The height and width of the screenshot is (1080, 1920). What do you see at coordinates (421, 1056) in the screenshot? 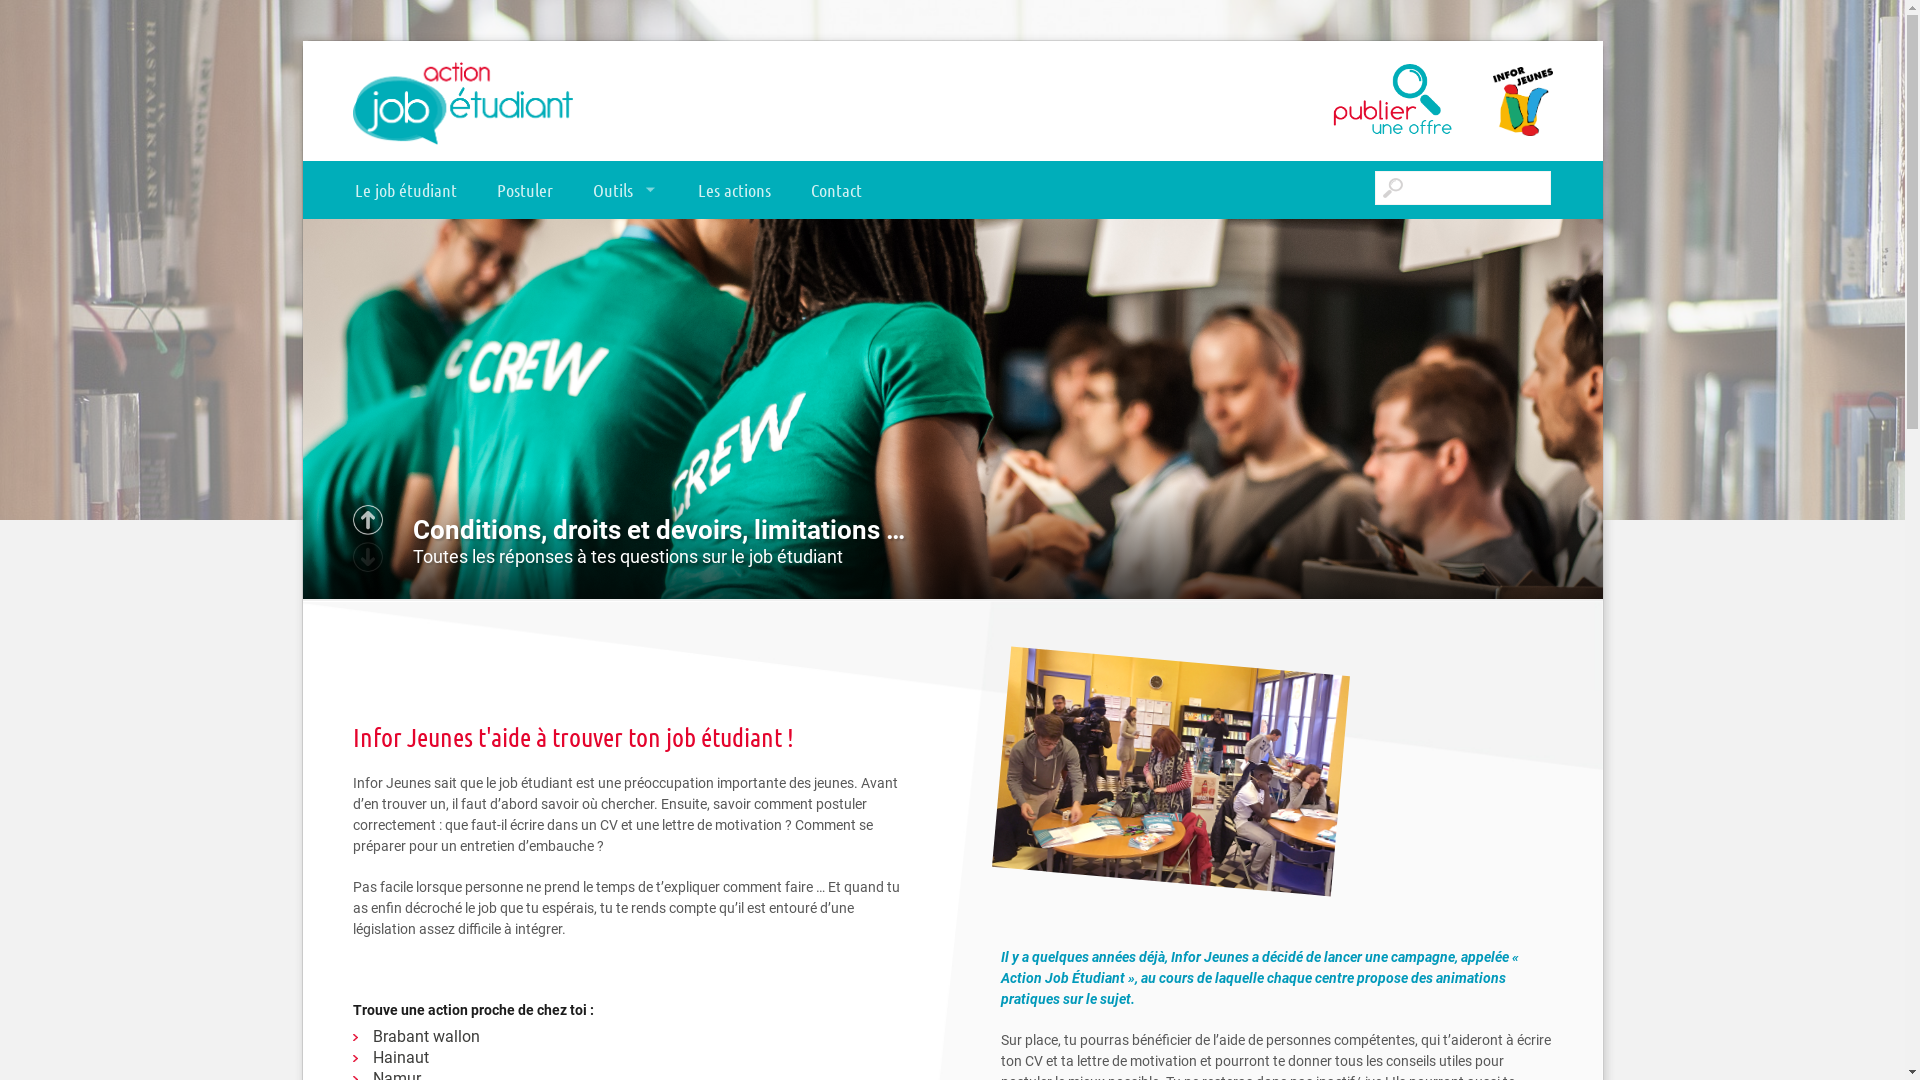
I see `'Hainaut'` at bounding box center [421, 1056].